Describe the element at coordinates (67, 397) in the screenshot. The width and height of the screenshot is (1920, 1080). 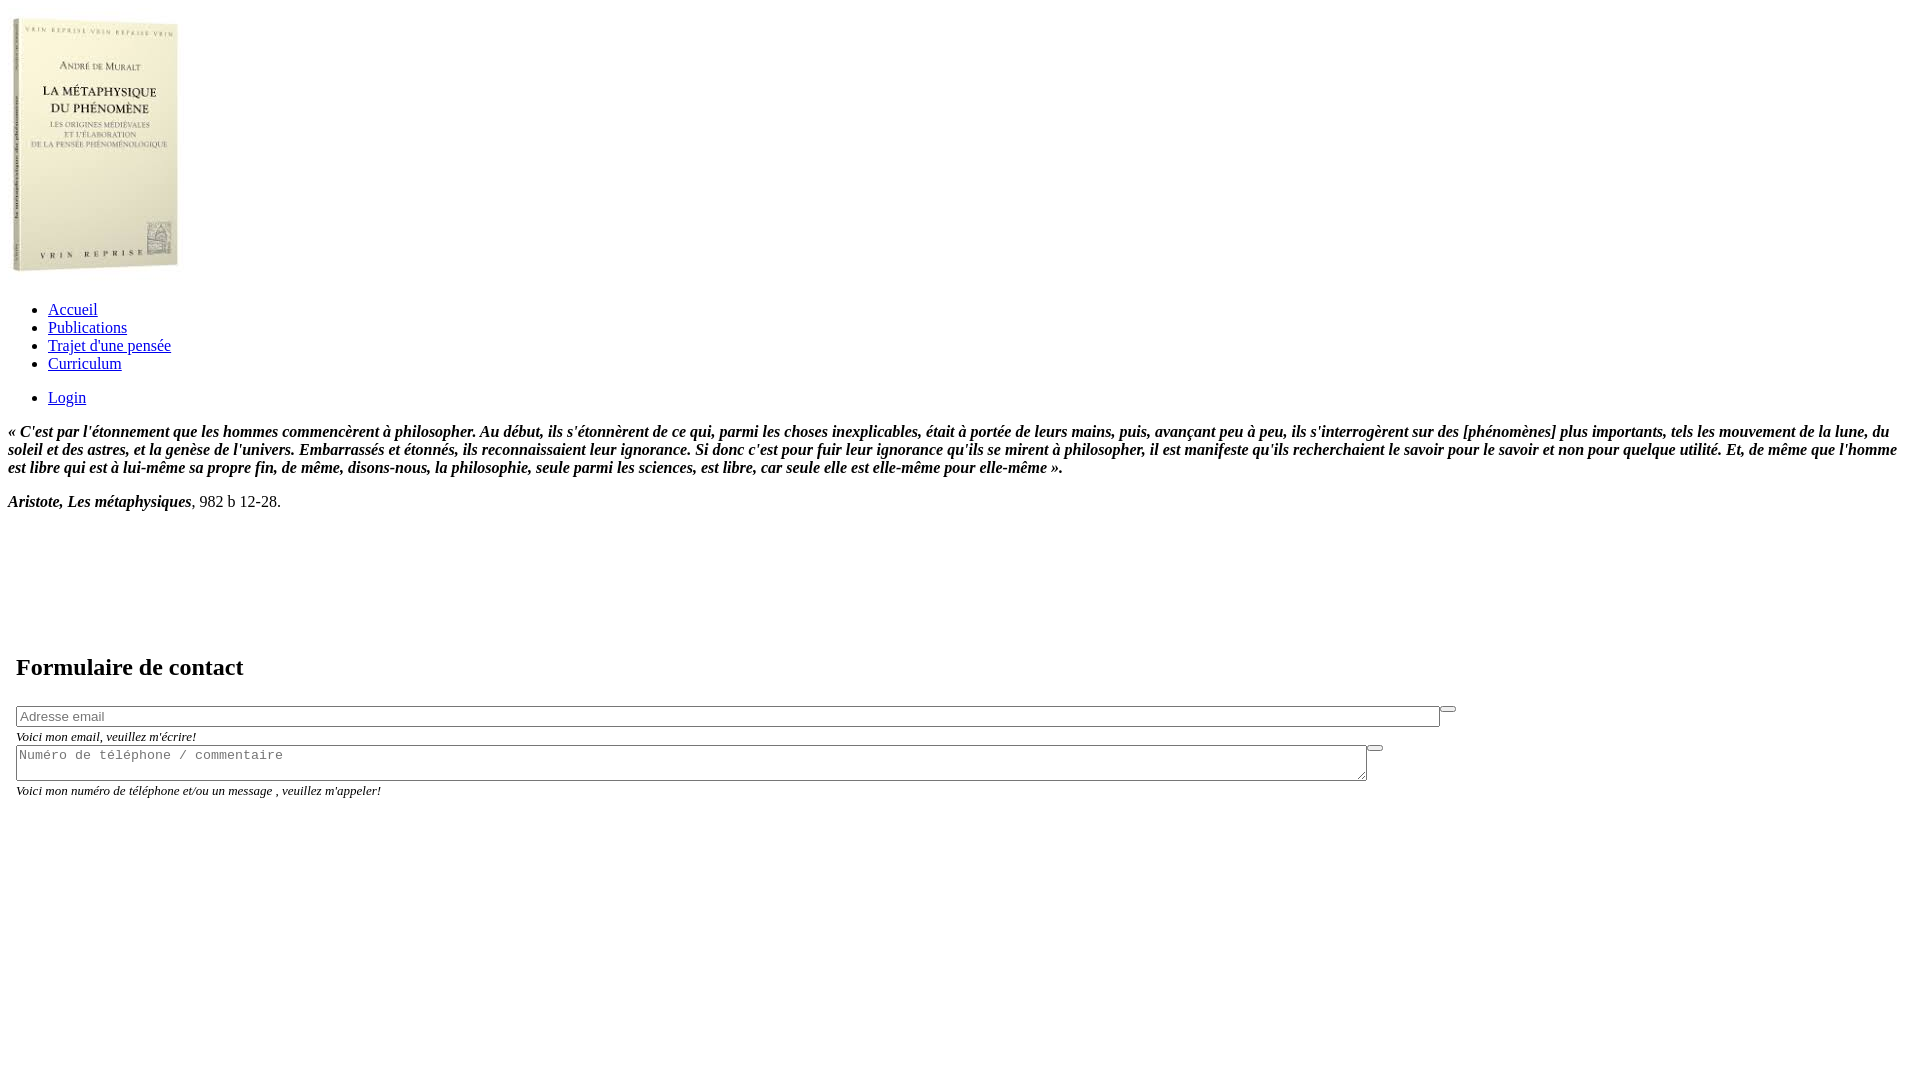
I see `'Login'` at that location.